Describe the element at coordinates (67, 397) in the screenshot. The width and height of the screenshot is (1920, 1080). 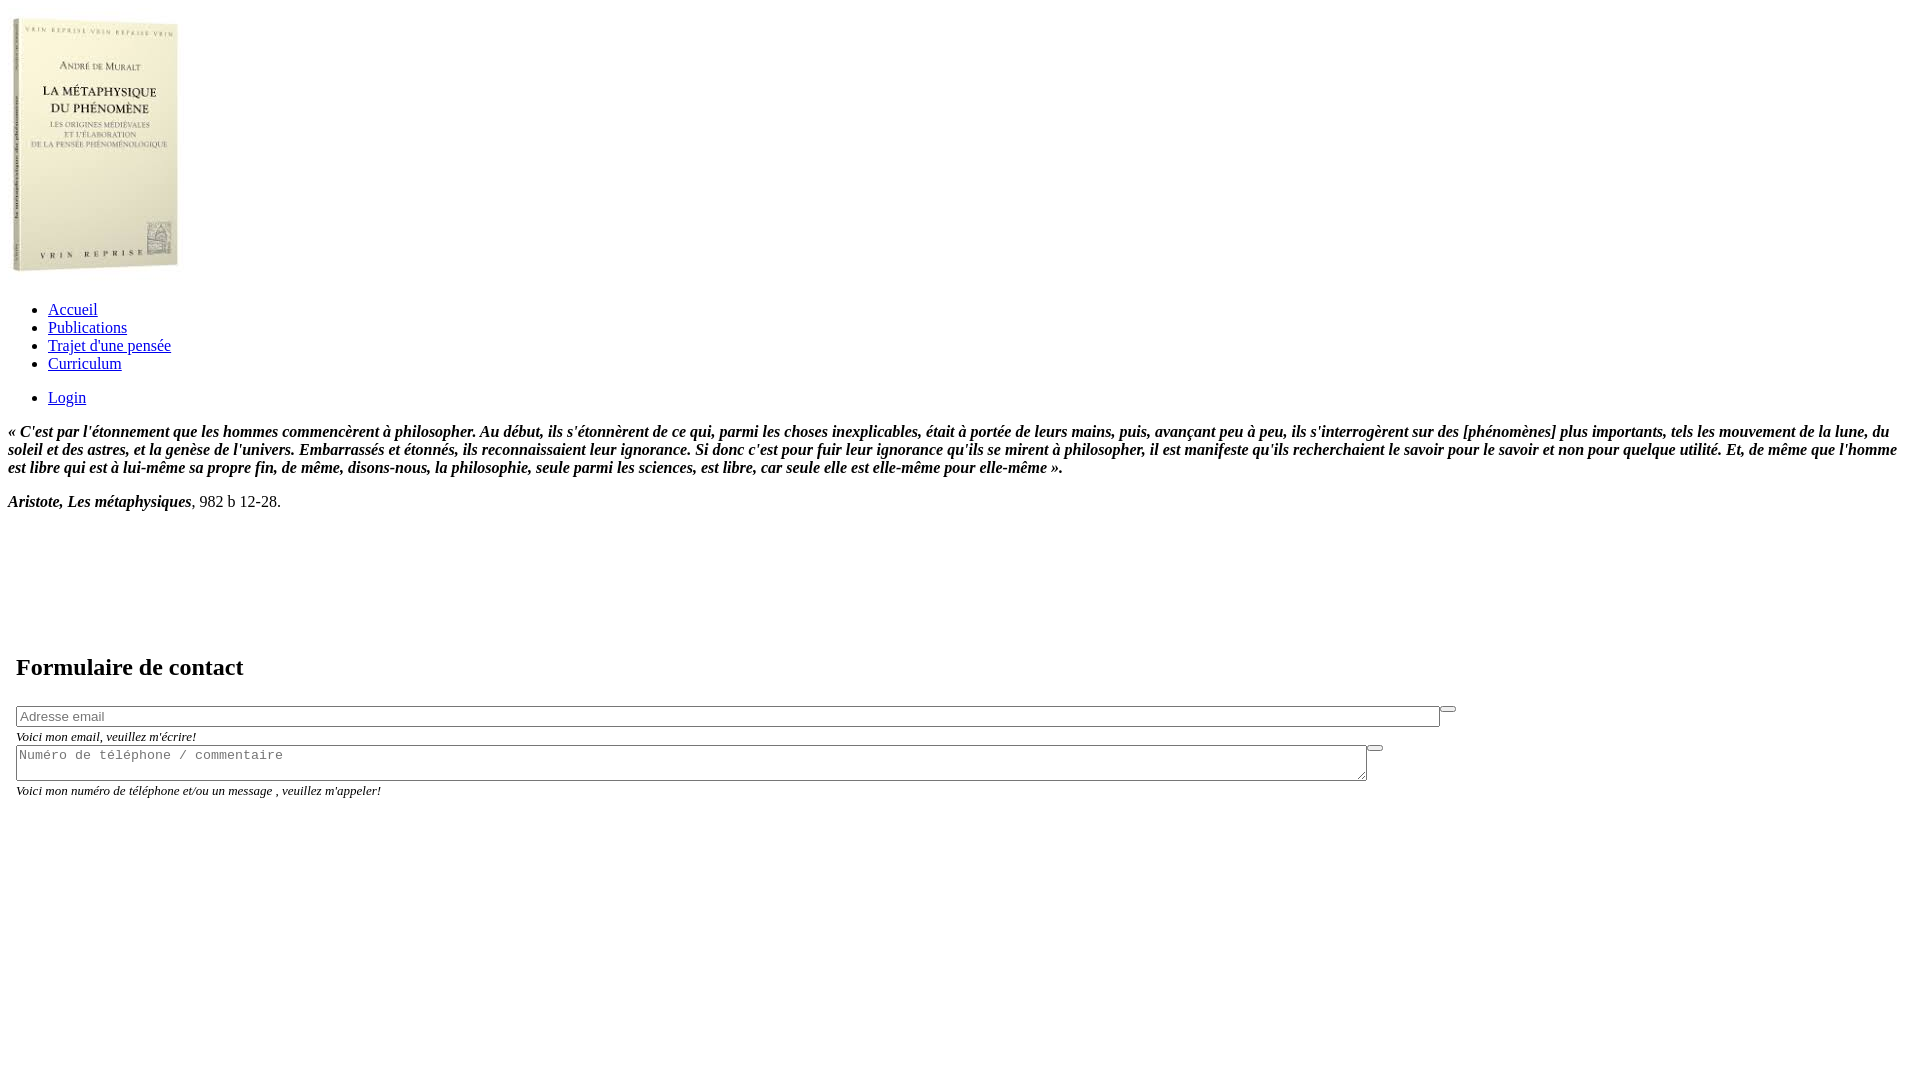
I see `'Login'` at that location.